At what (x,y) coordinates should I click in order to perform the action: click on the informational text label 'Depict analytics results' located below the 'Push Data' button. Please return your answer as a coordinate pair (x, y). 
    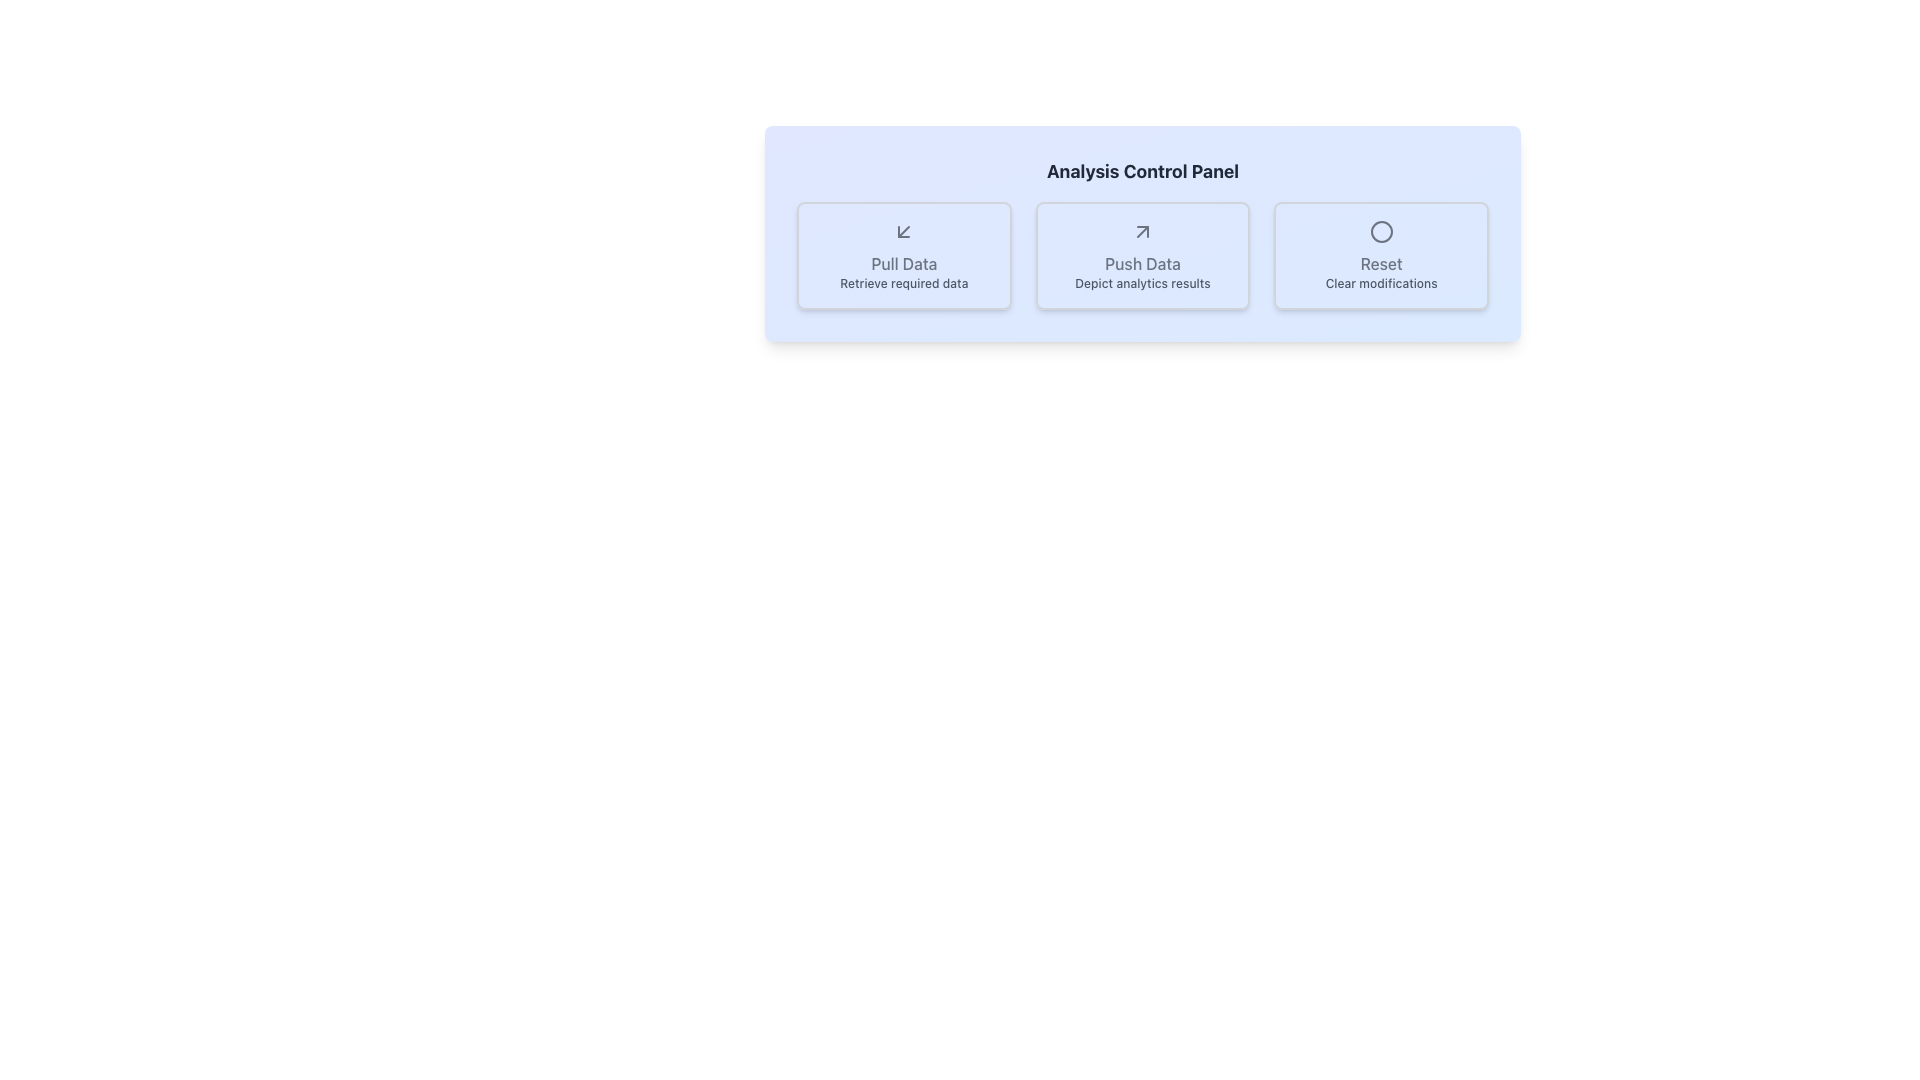
    Looking at the image, I should click on (1142, 284).